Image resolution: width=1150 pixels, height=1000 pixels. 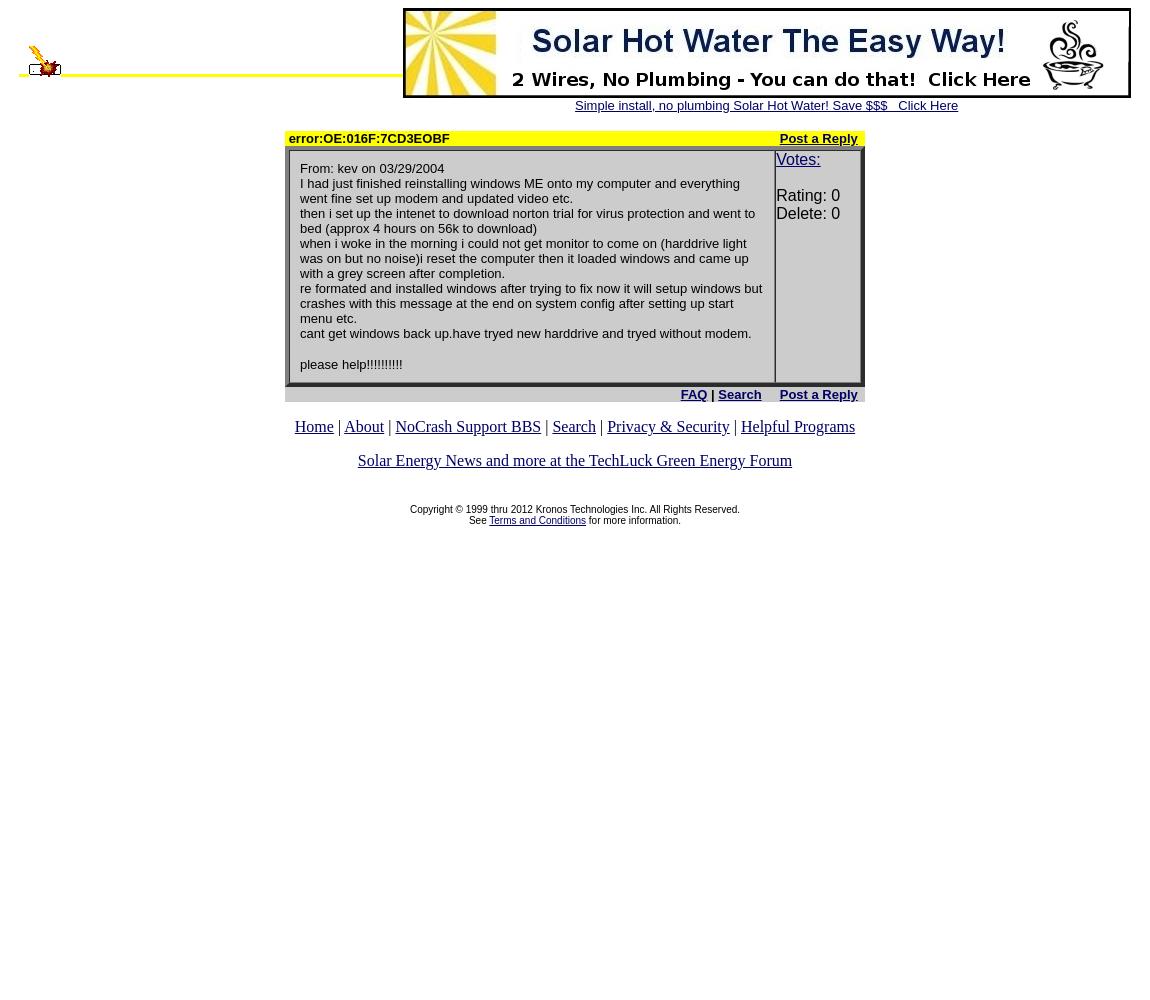 I want to click on 'error:OE:016F:7CD3EOBF', so click(x=368, y=138).